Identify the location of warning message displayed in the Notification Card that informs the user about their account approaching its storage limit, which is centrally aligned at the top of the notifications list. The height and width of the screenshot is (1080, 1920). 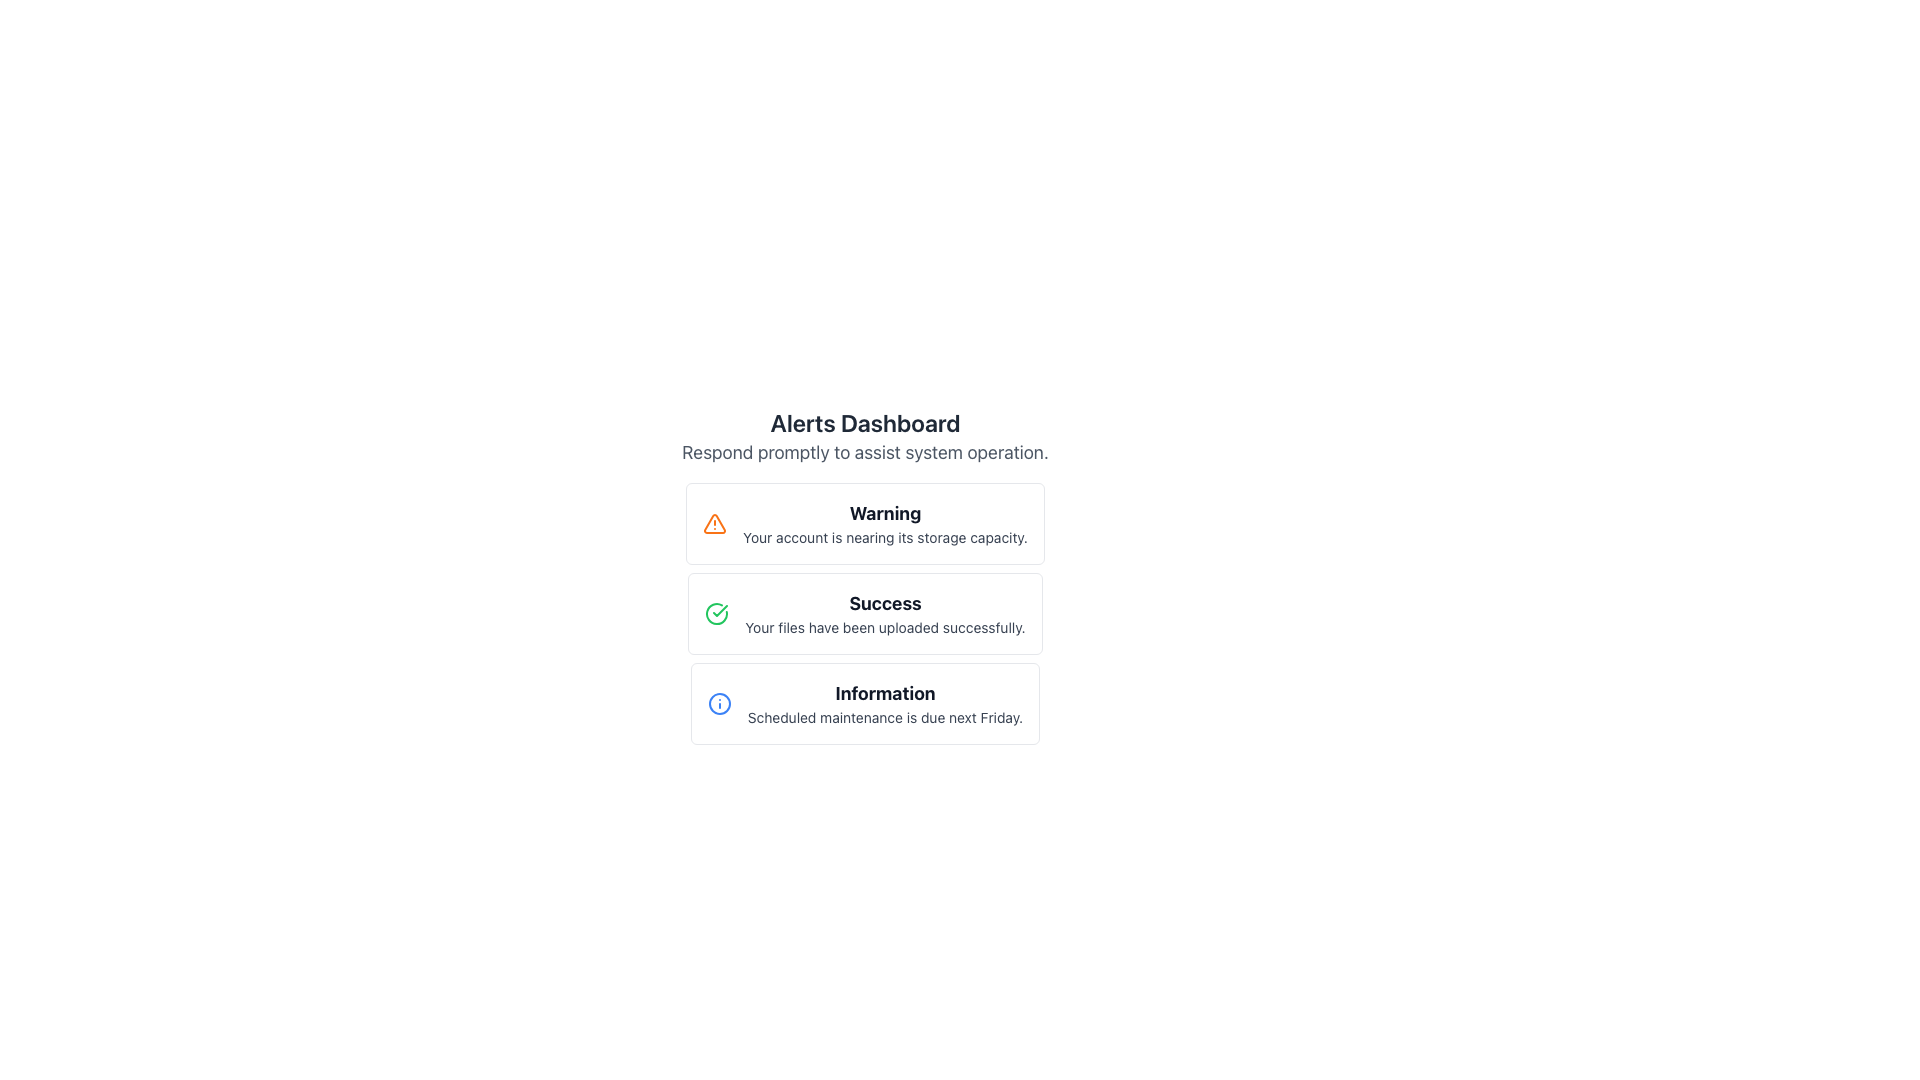
(865, 523).